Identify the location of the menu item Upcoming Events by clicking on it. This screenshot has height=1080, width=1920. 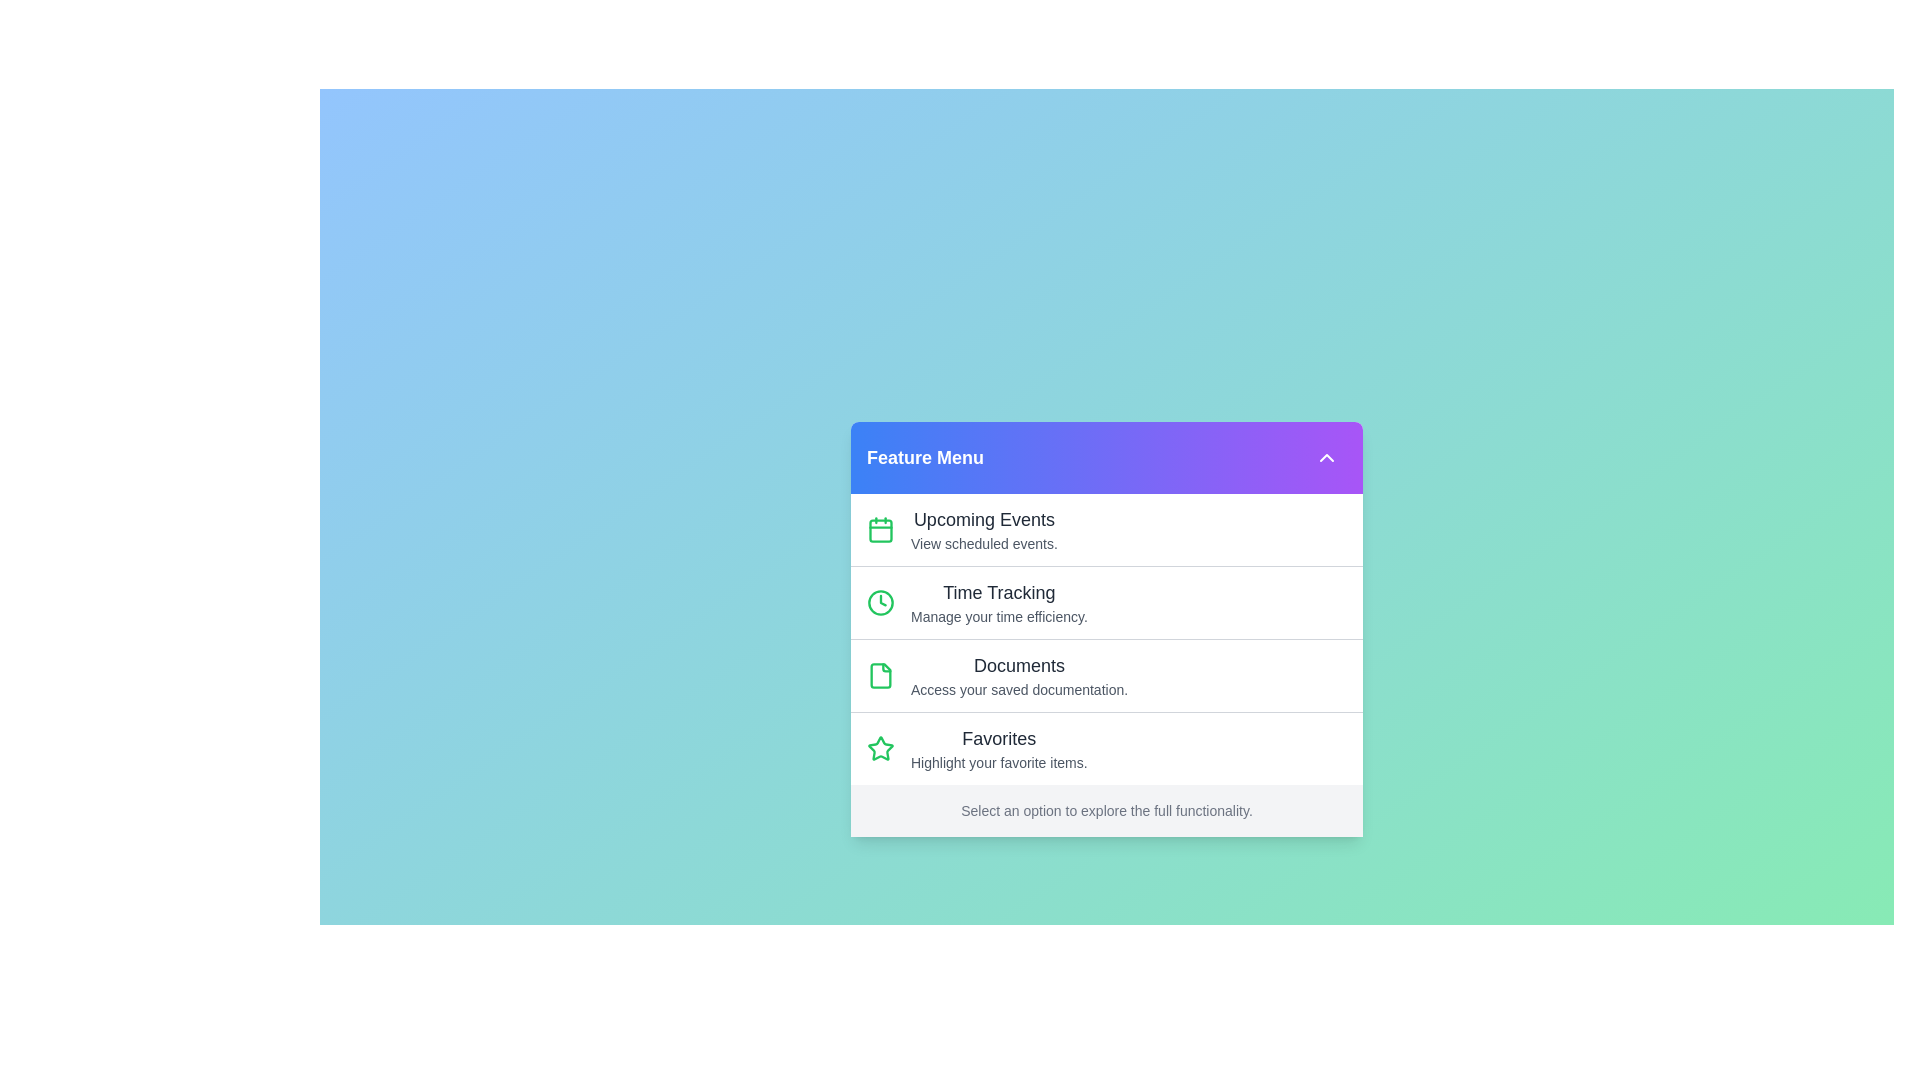
(1106, 528).